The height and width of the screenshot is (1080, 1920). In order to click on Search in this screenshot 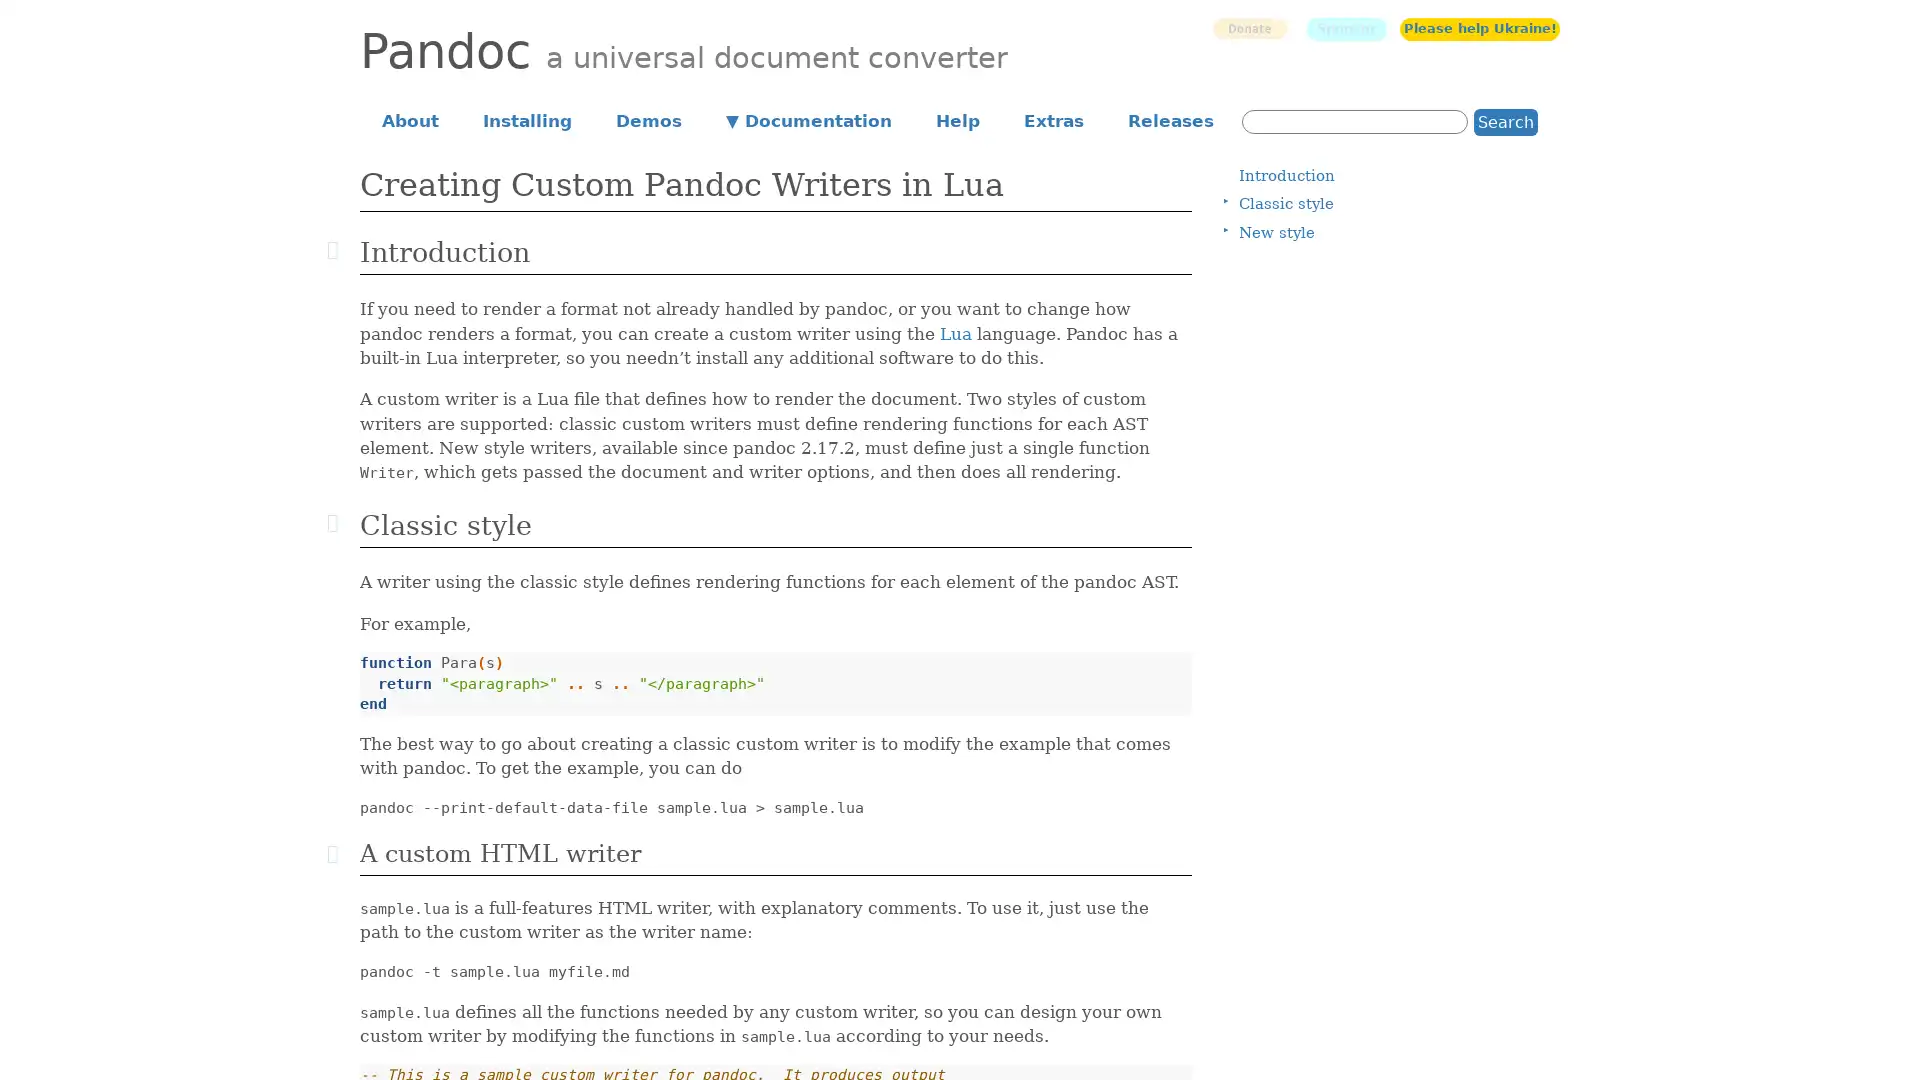, I will do `click(1506, 121)`.